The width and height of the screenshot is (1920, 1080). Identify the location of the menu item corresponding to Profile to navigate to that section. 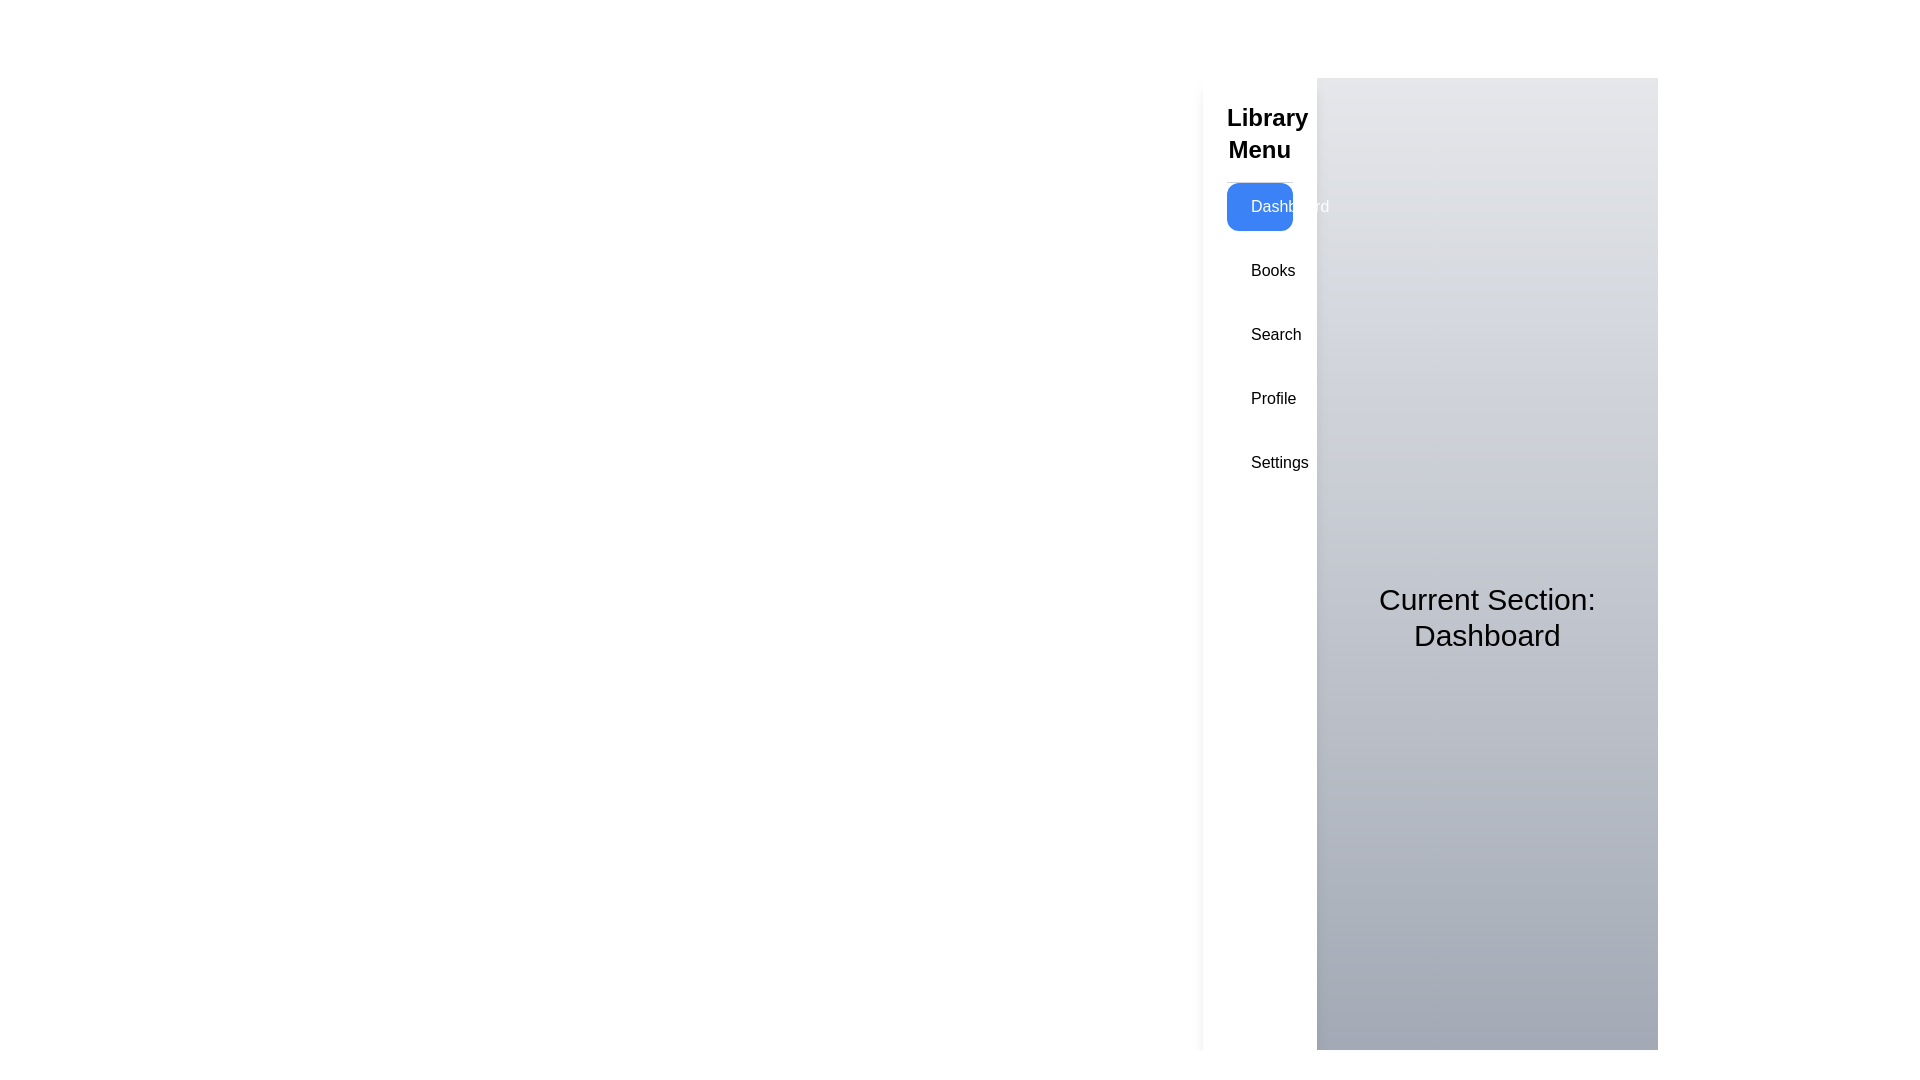
(1258, 398).